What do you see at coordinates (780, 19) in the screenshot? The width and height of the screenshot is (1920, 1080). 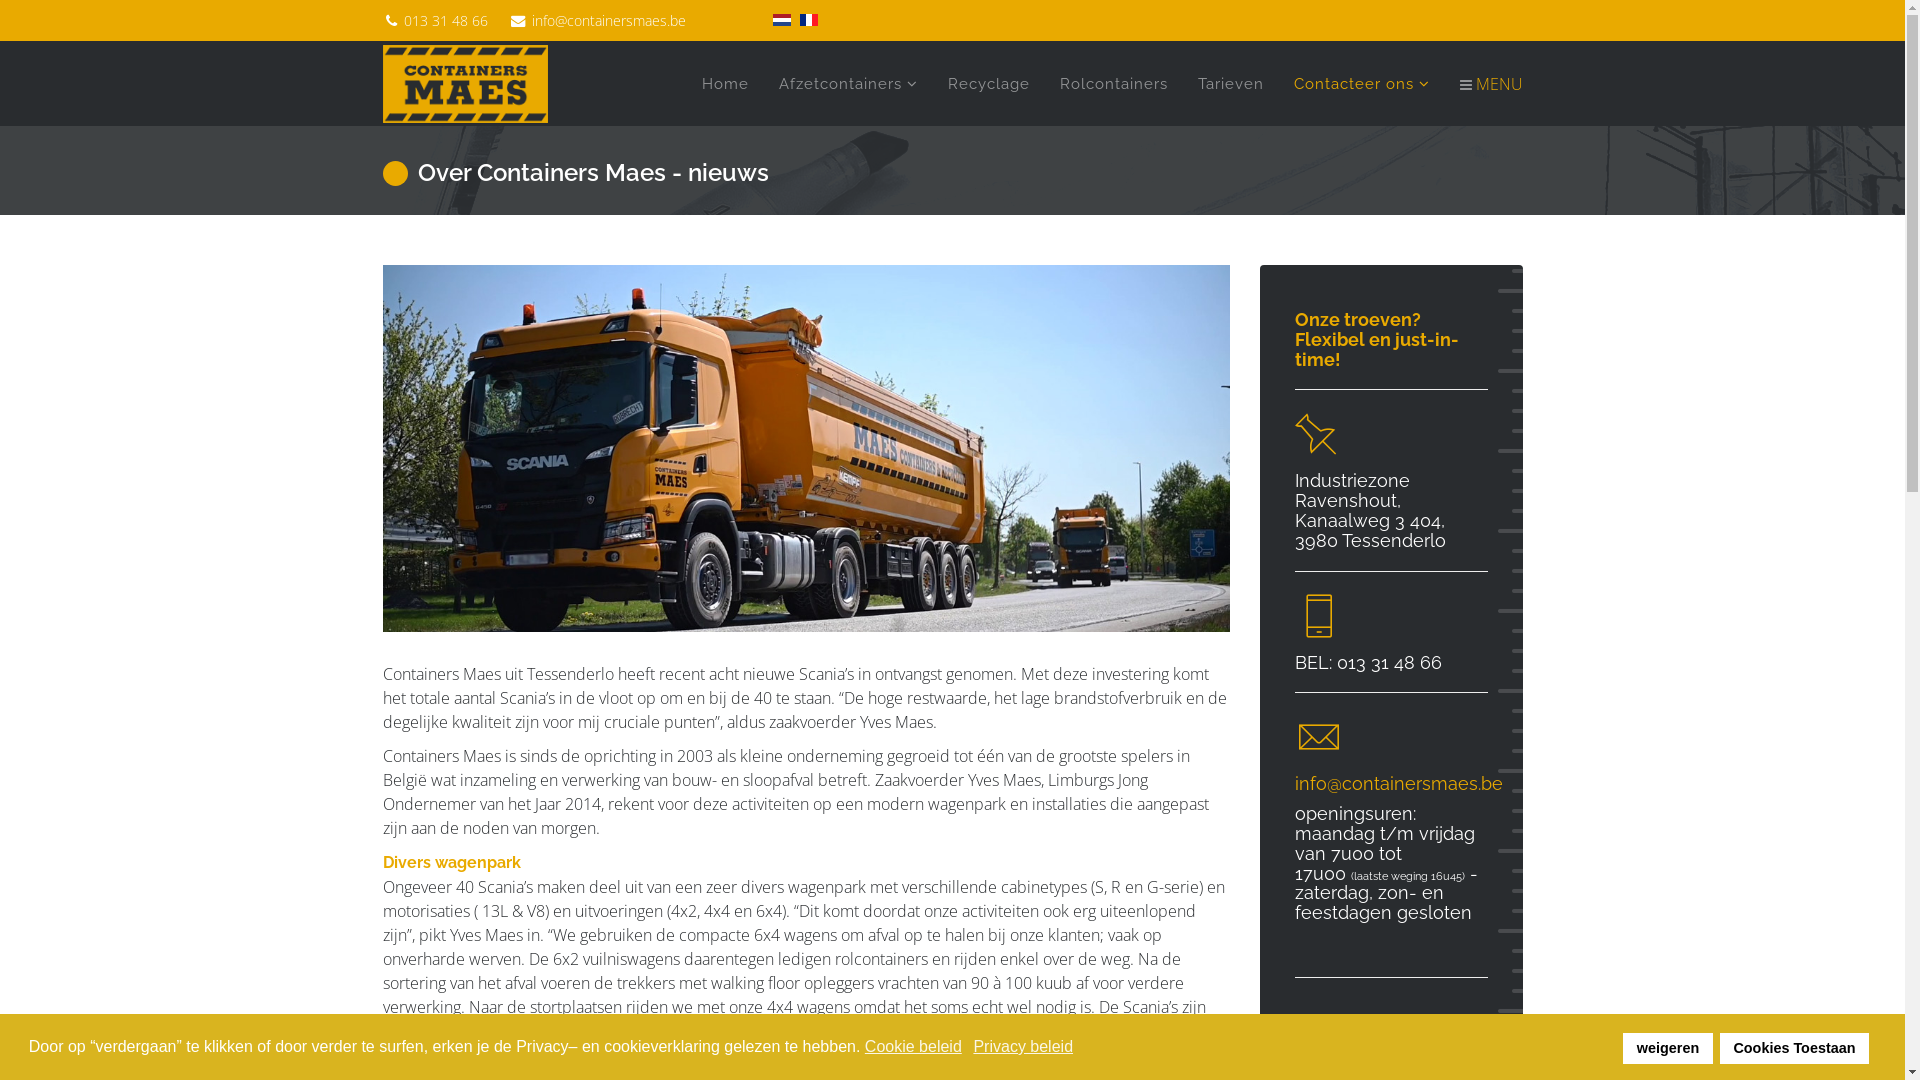 I see `'Nederlands'` at bounding box center [780, 19].